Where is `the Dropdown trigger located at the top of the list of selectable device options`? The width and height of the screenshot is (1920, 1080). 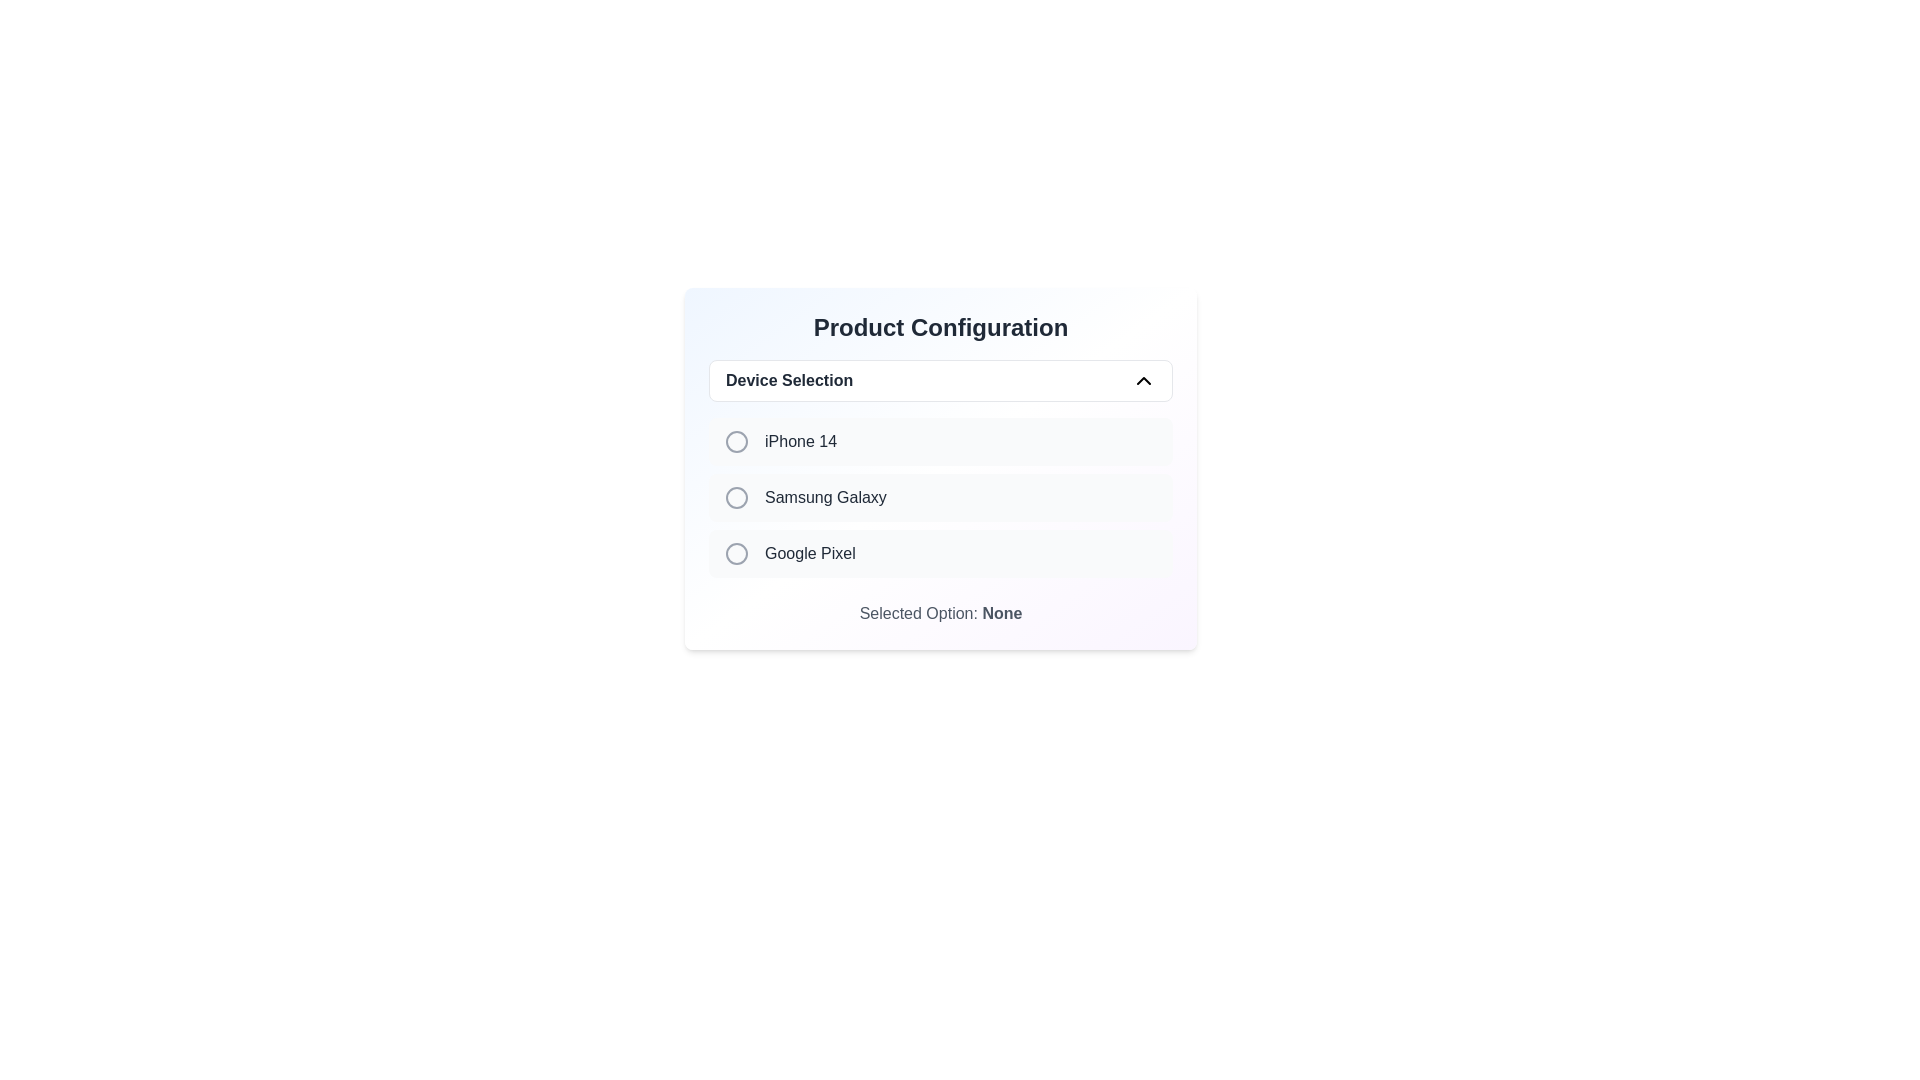 the Dropdown trigger located at the top of the list of selectable device options is located at coordinates (939, 381).